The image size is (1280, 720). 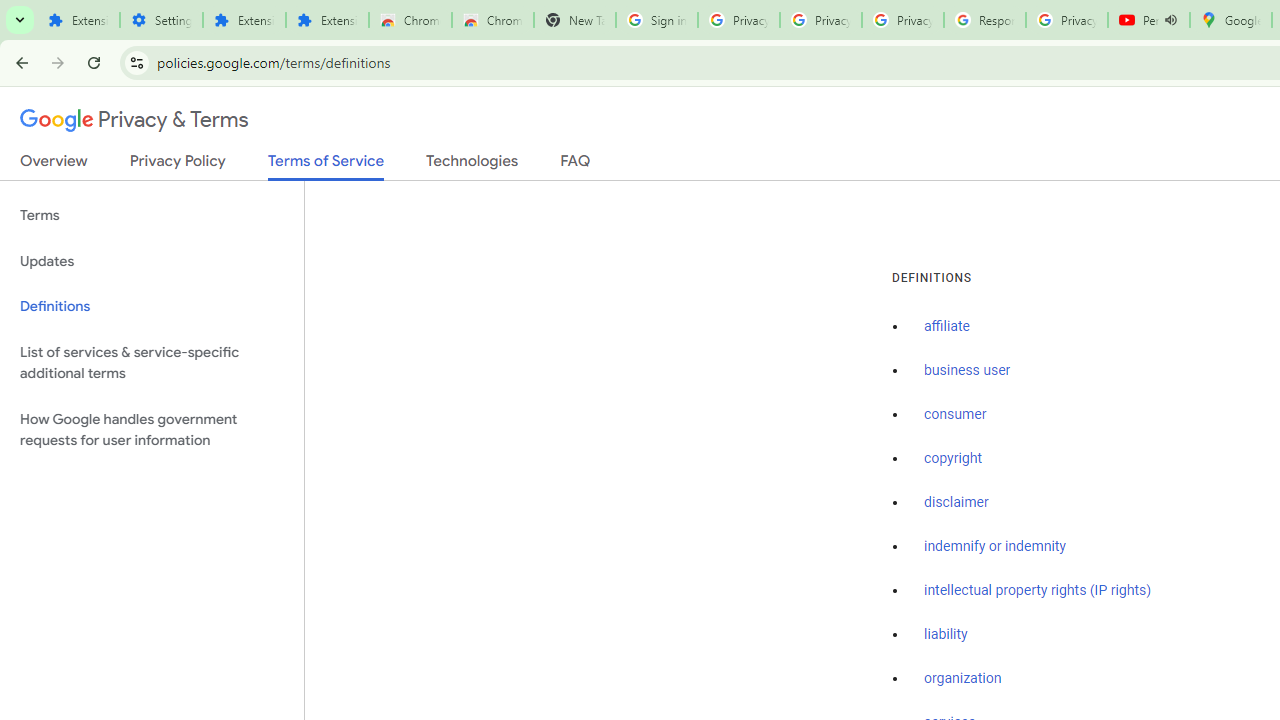 I want to click on 'consumer', so click(x=954, y=414).